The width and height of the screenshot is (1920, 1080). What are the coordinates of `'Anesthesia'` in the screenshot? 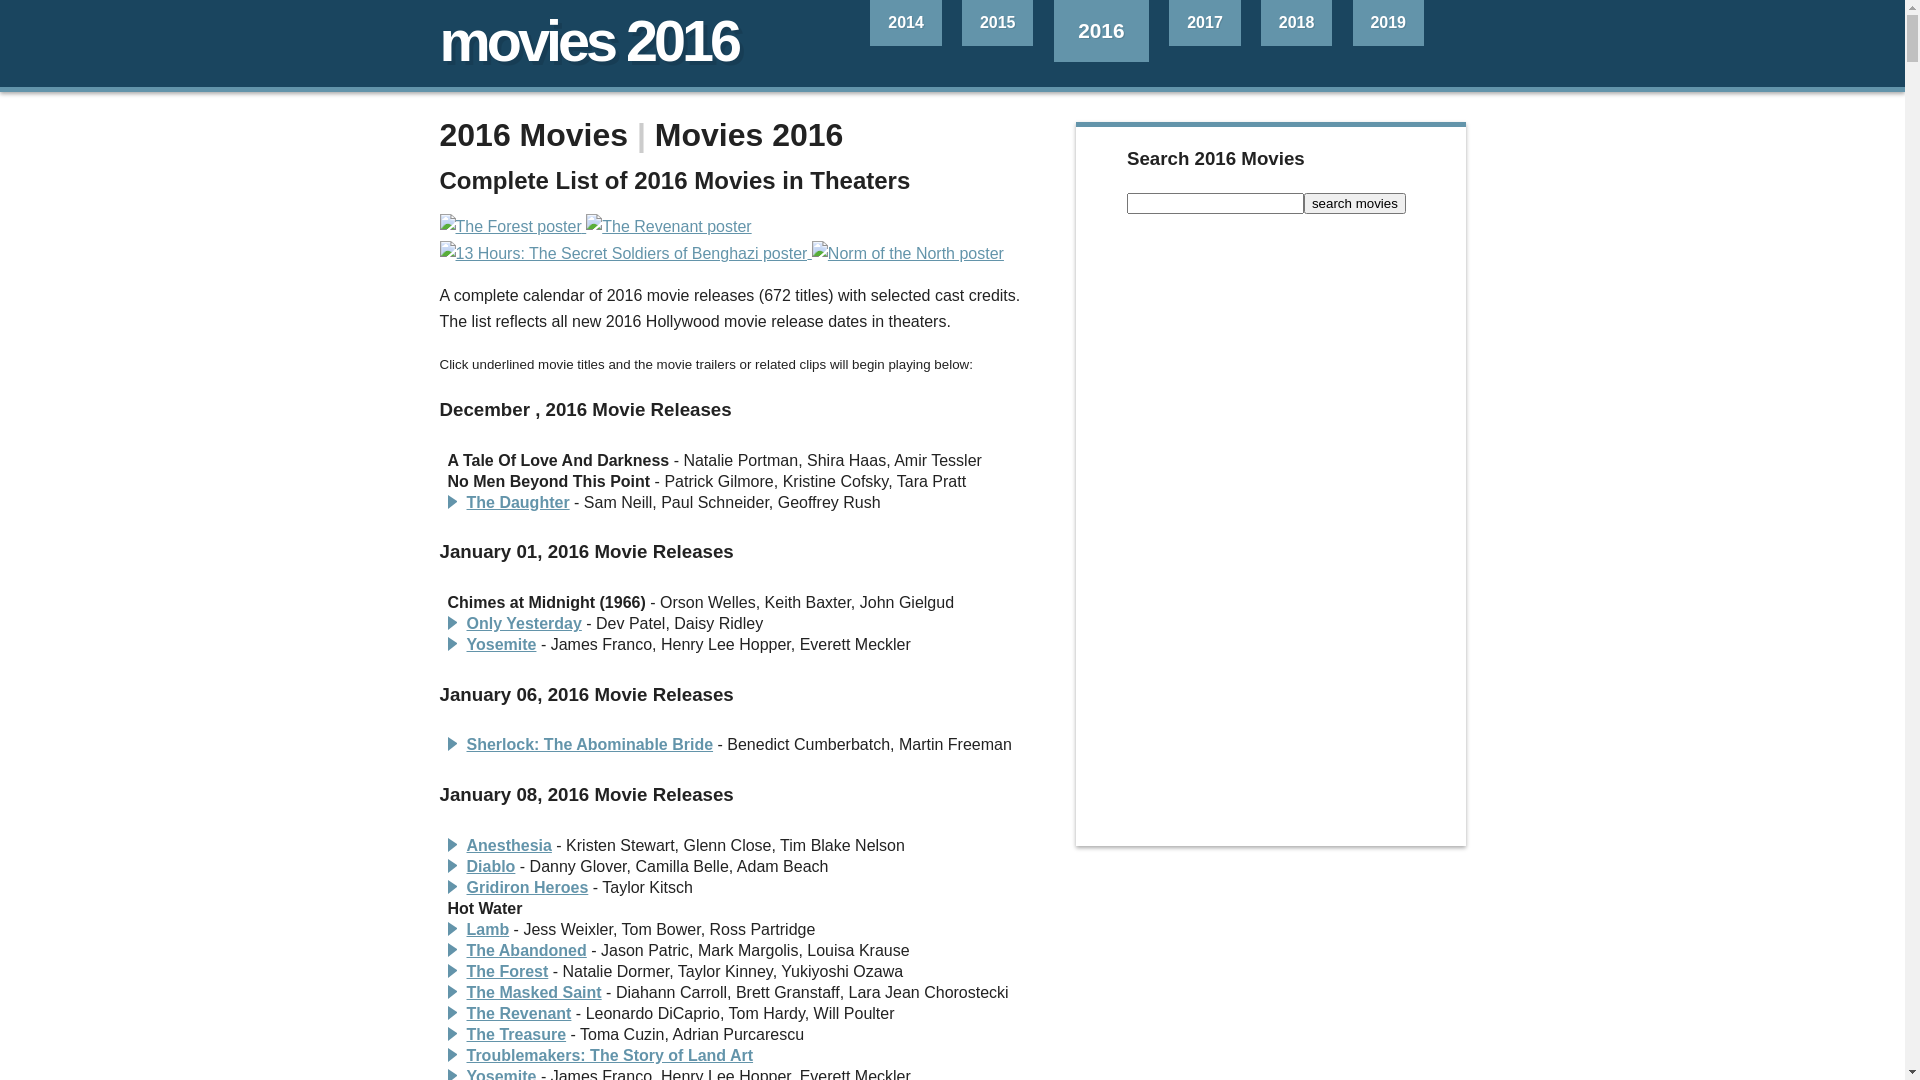 It's located at (508, 845).